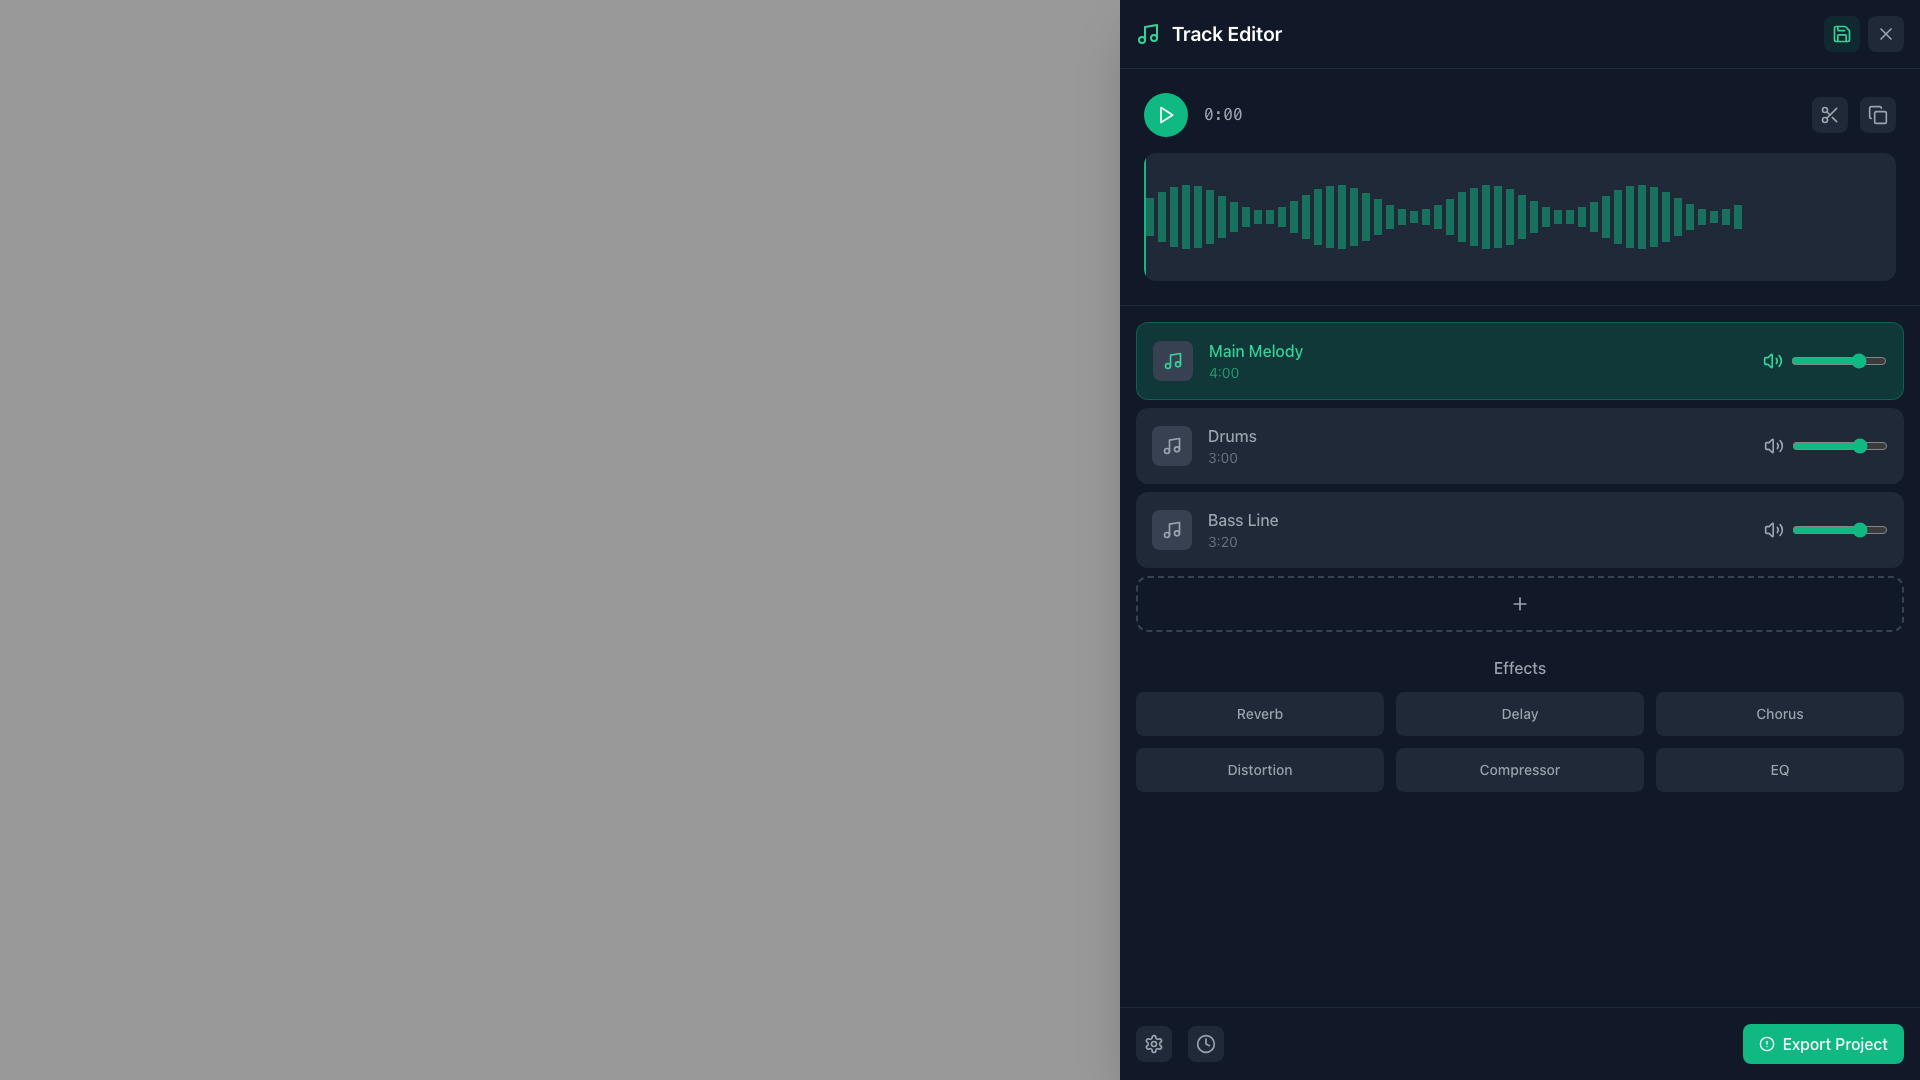  I want to click on the fifth visual indicator bar representing the audio waveform, which indicates volume or intensity at a specific point in the track, so click(1198, 216).